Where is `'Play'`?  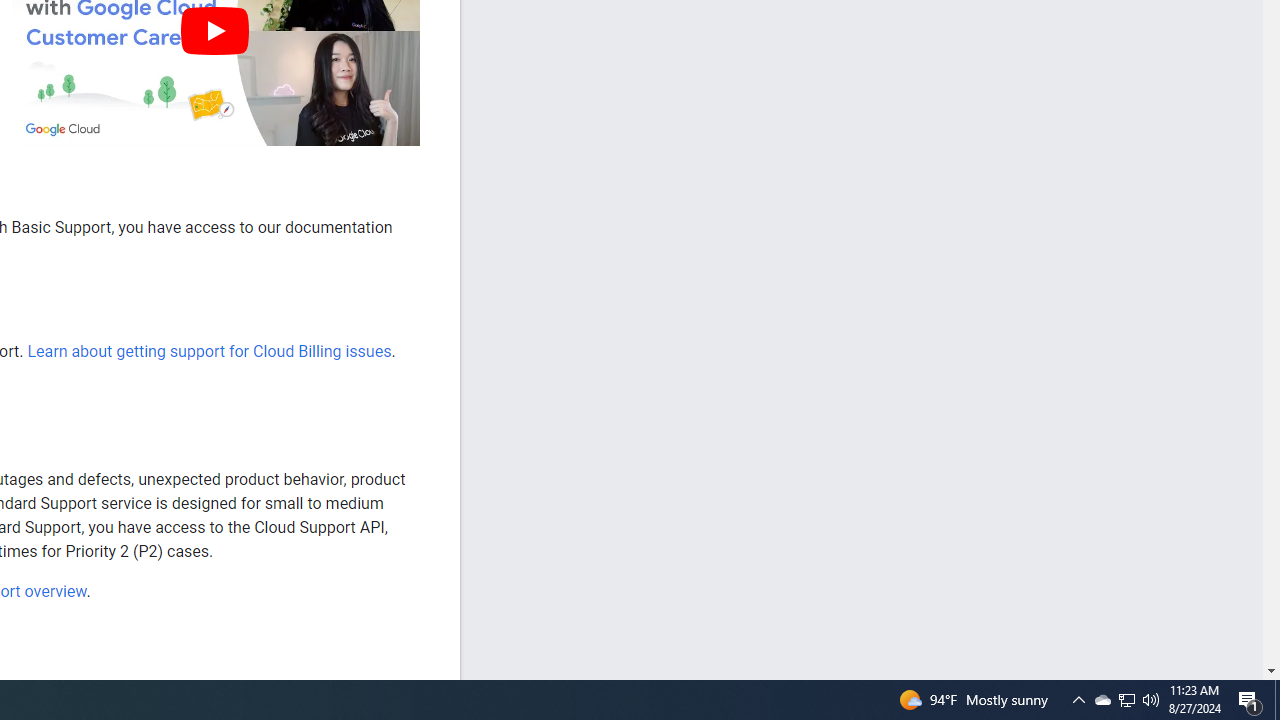 'Play' is located at coordinates (215, 30).